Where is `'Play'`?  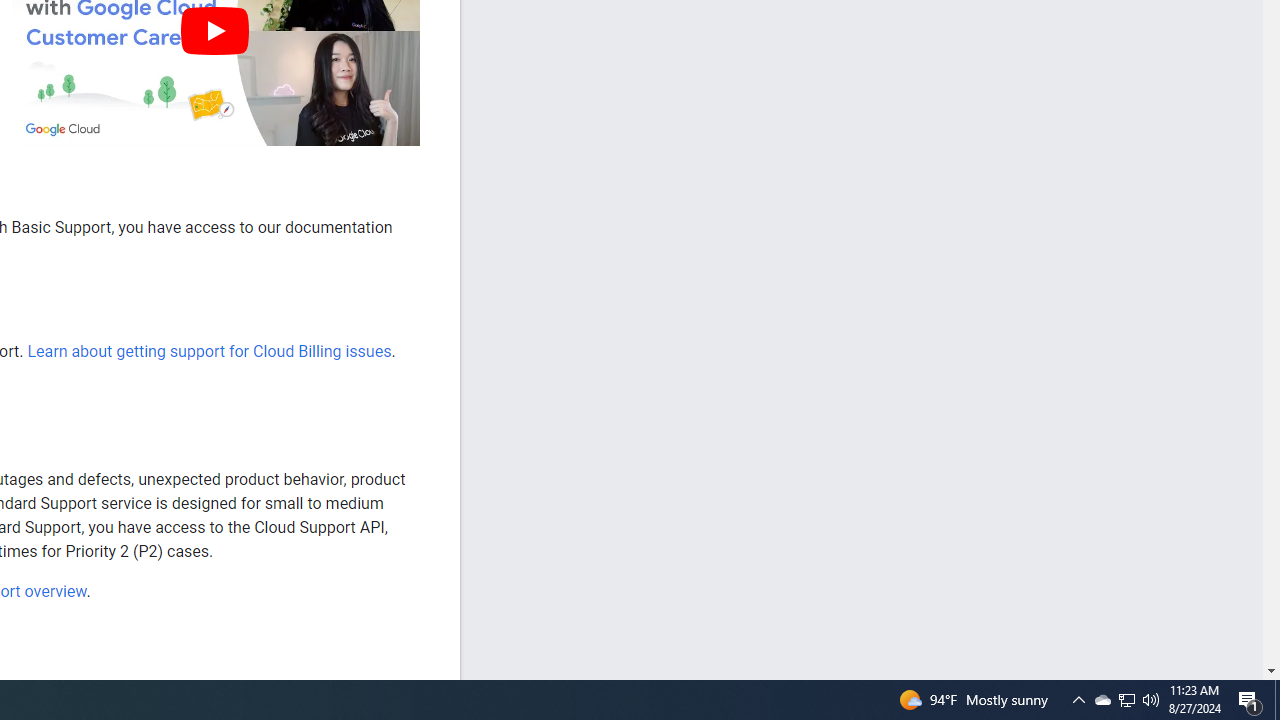 'Play' is located at coordinates (215, 30).